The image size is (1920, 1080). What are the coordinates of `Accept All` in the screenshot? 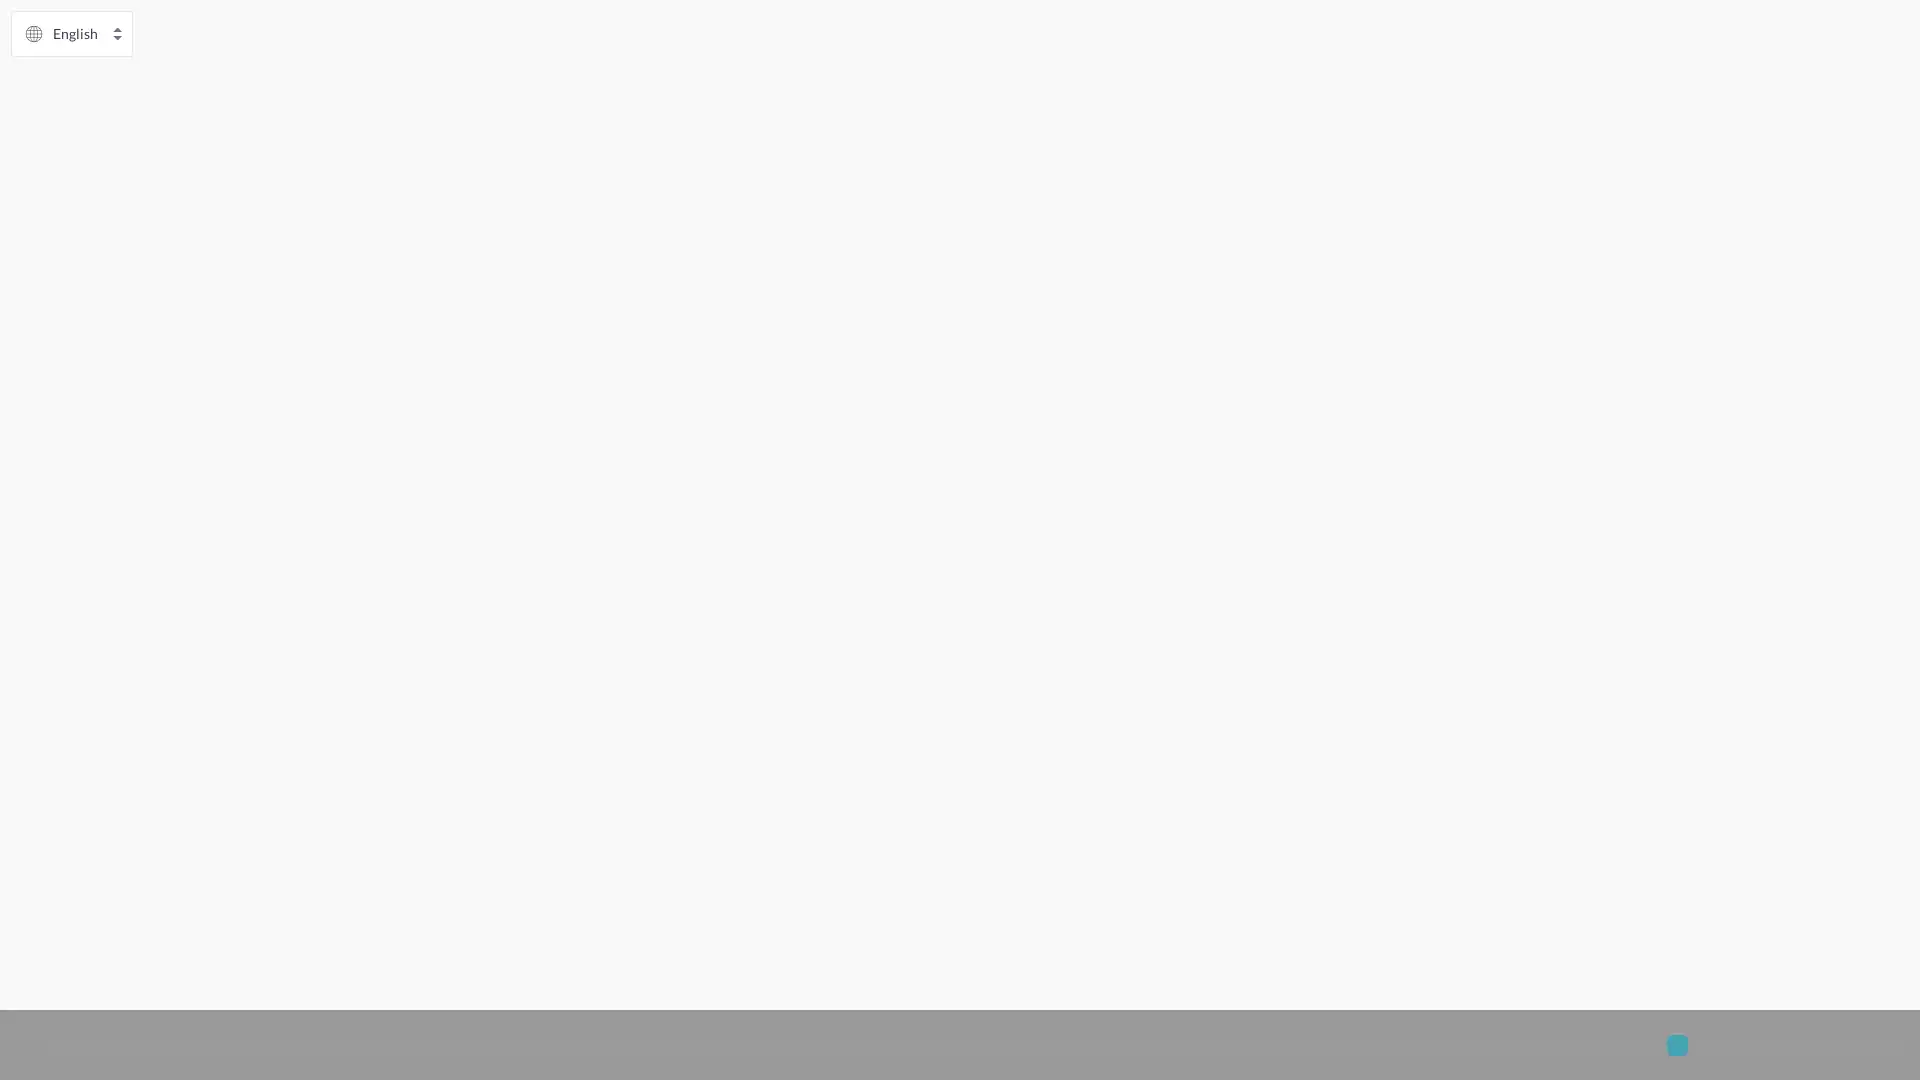 It's located at (1708, 1036).